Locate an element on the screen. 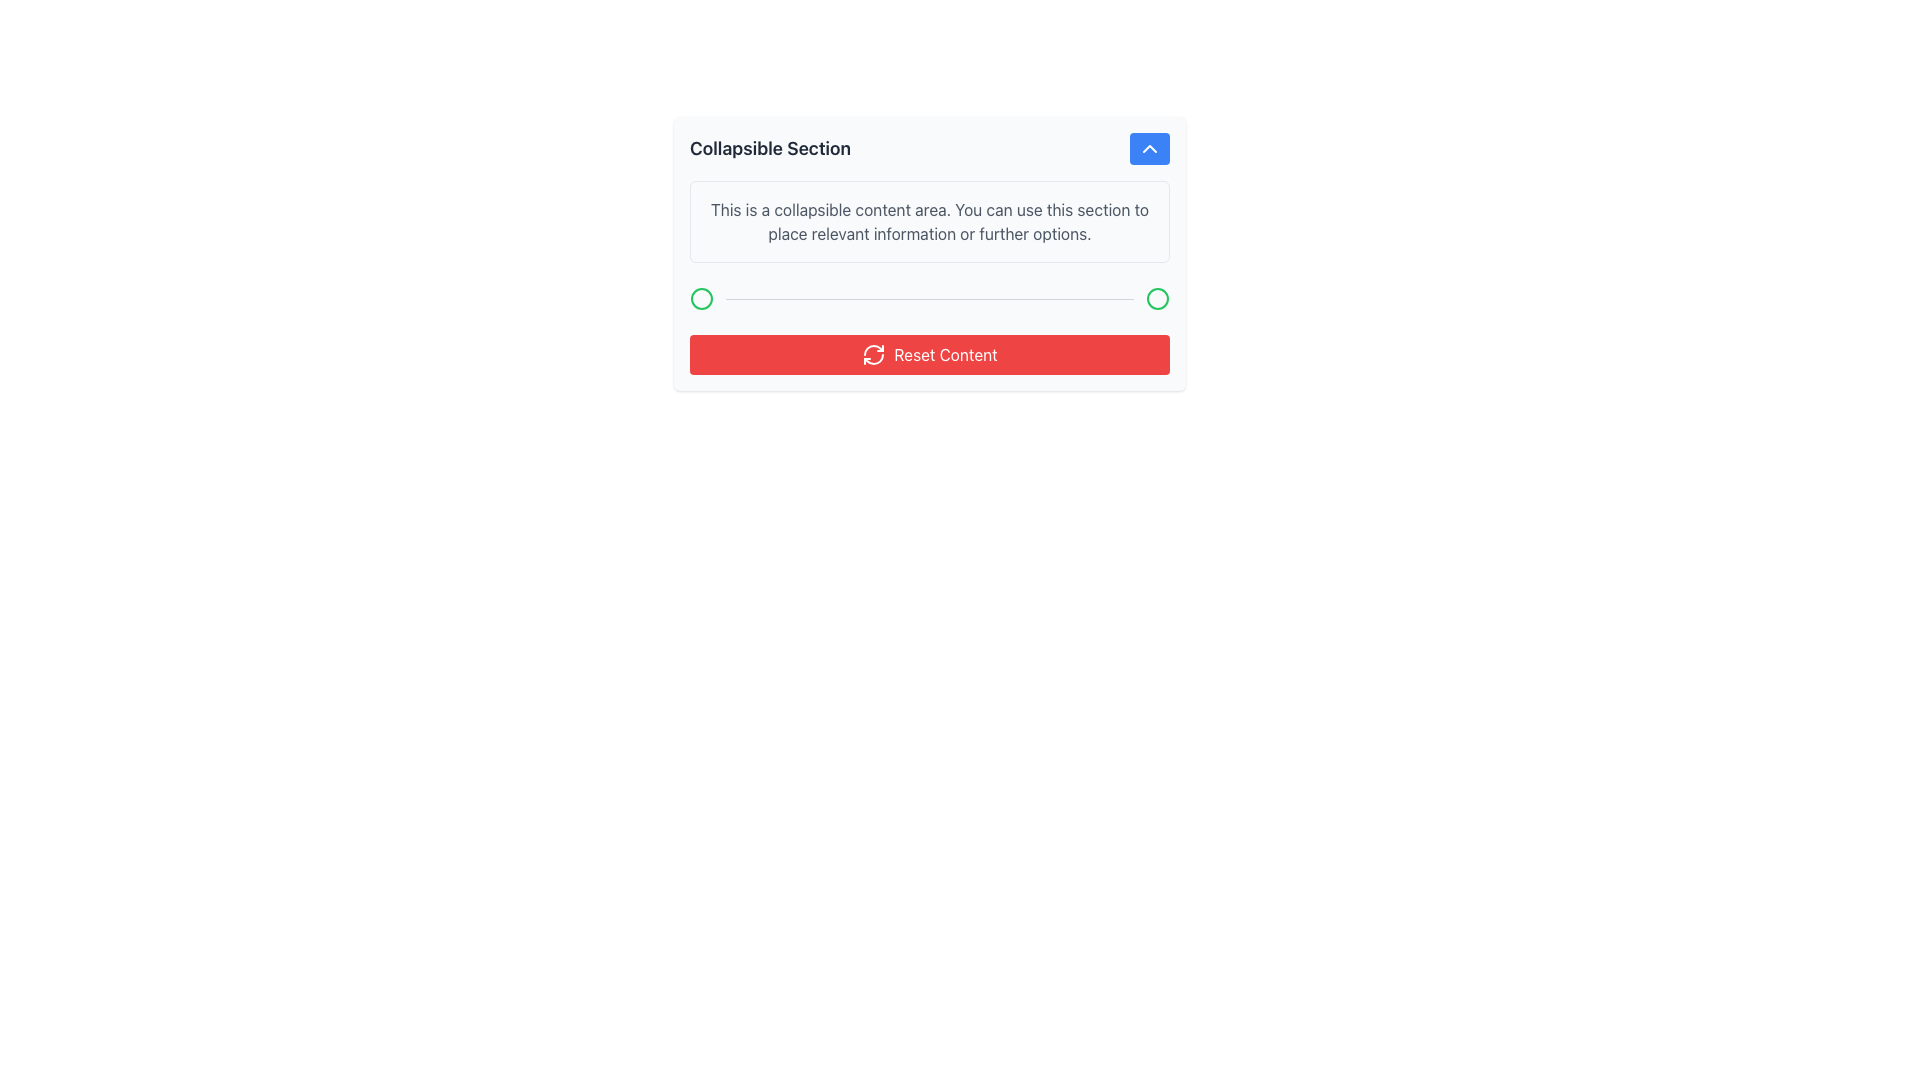  the Chevron Icon Button located to the right of the 'Collapsible Section' header is located at coordinates (1150, 148).